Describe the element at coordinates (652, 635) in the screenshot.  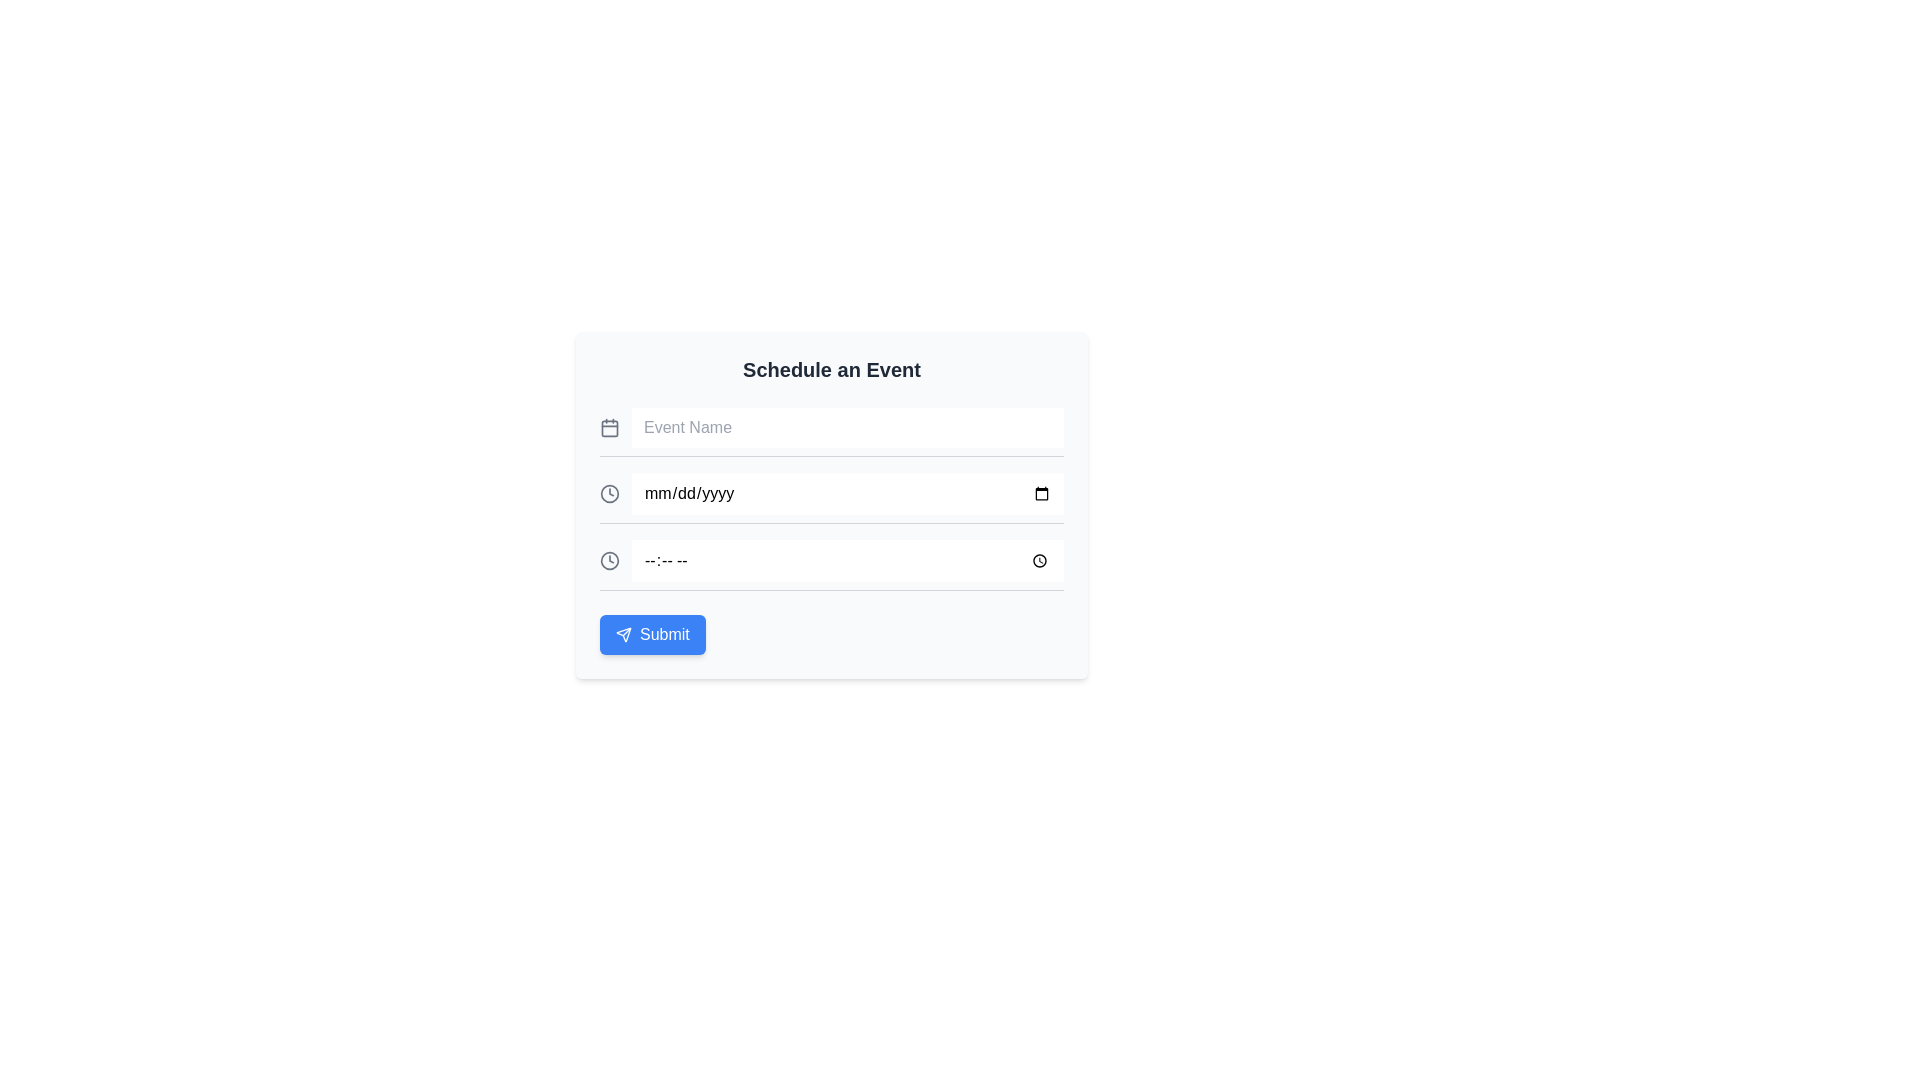
I see `the 'Submit' button with a blue background and white text to observe any interactive hover effects` at that location.